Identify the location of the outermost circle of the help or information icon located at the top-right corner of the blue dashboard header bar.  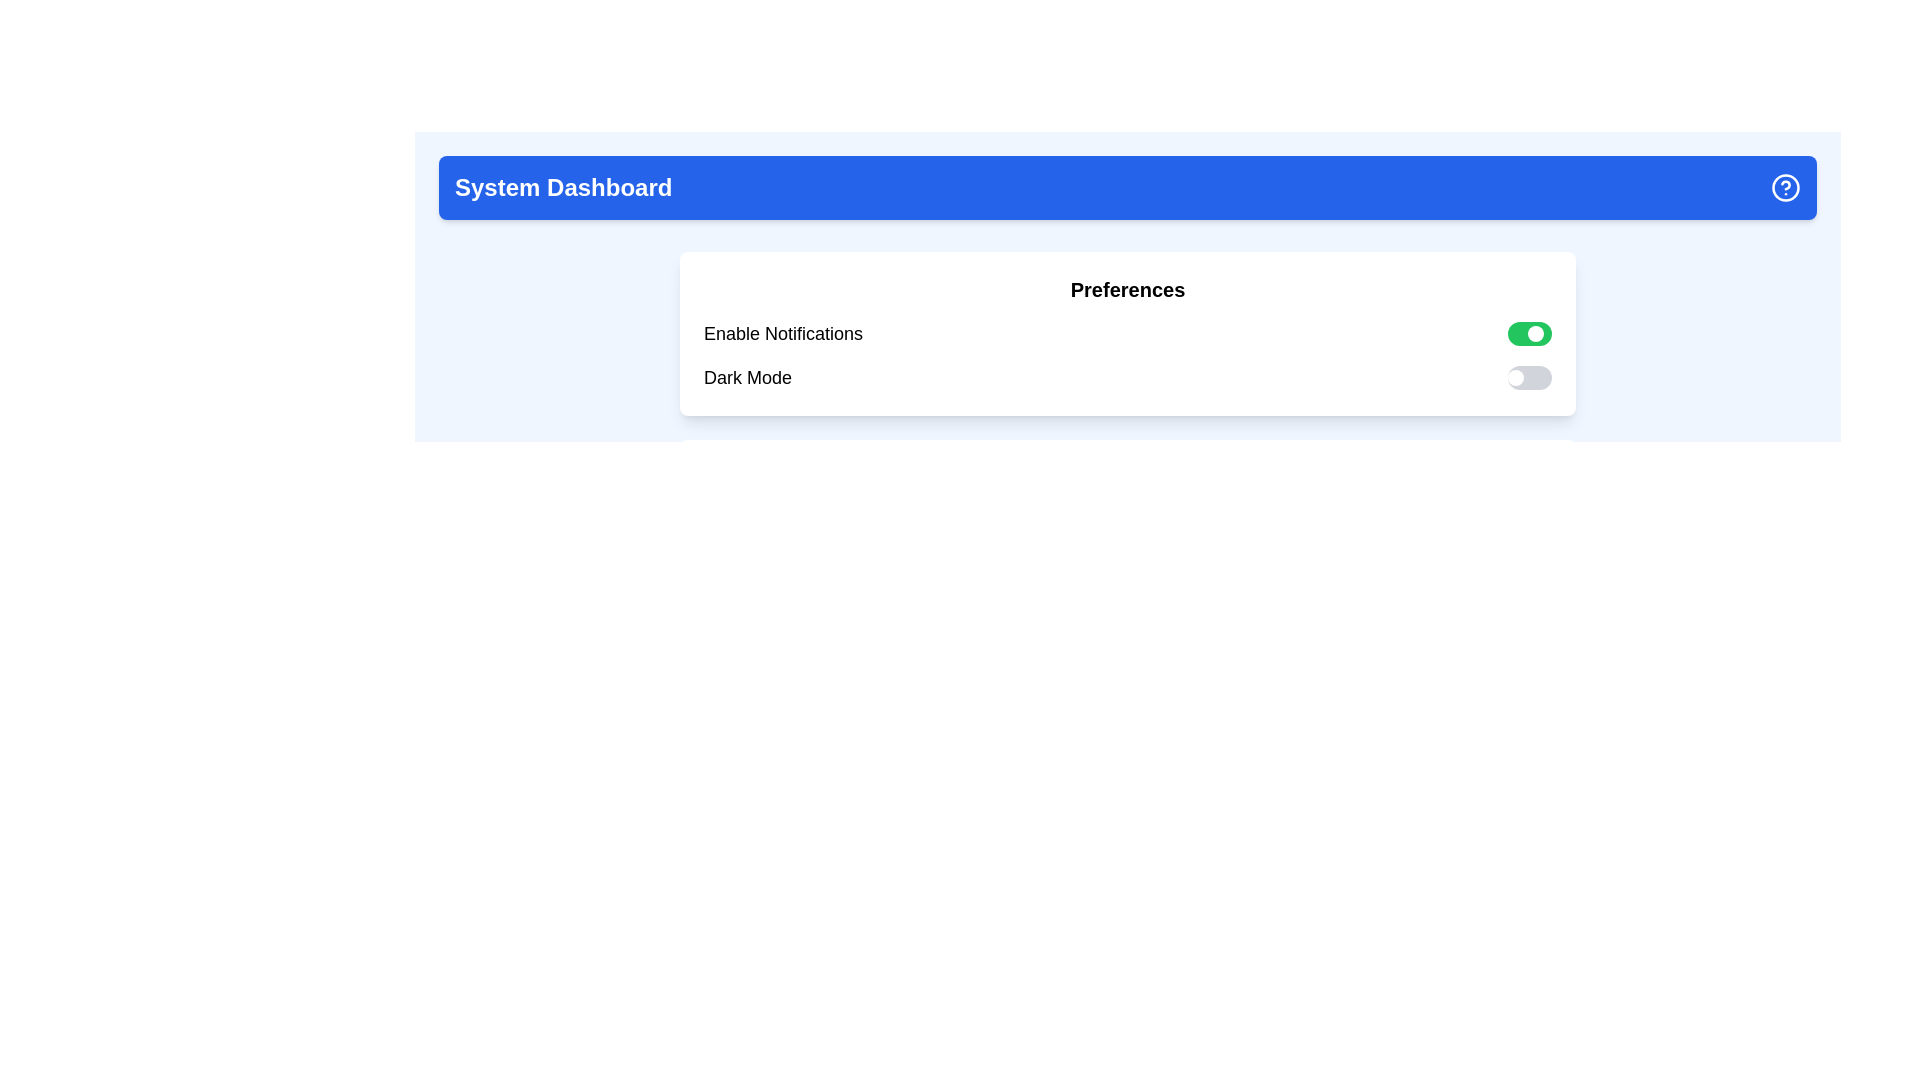
(1785, 188).